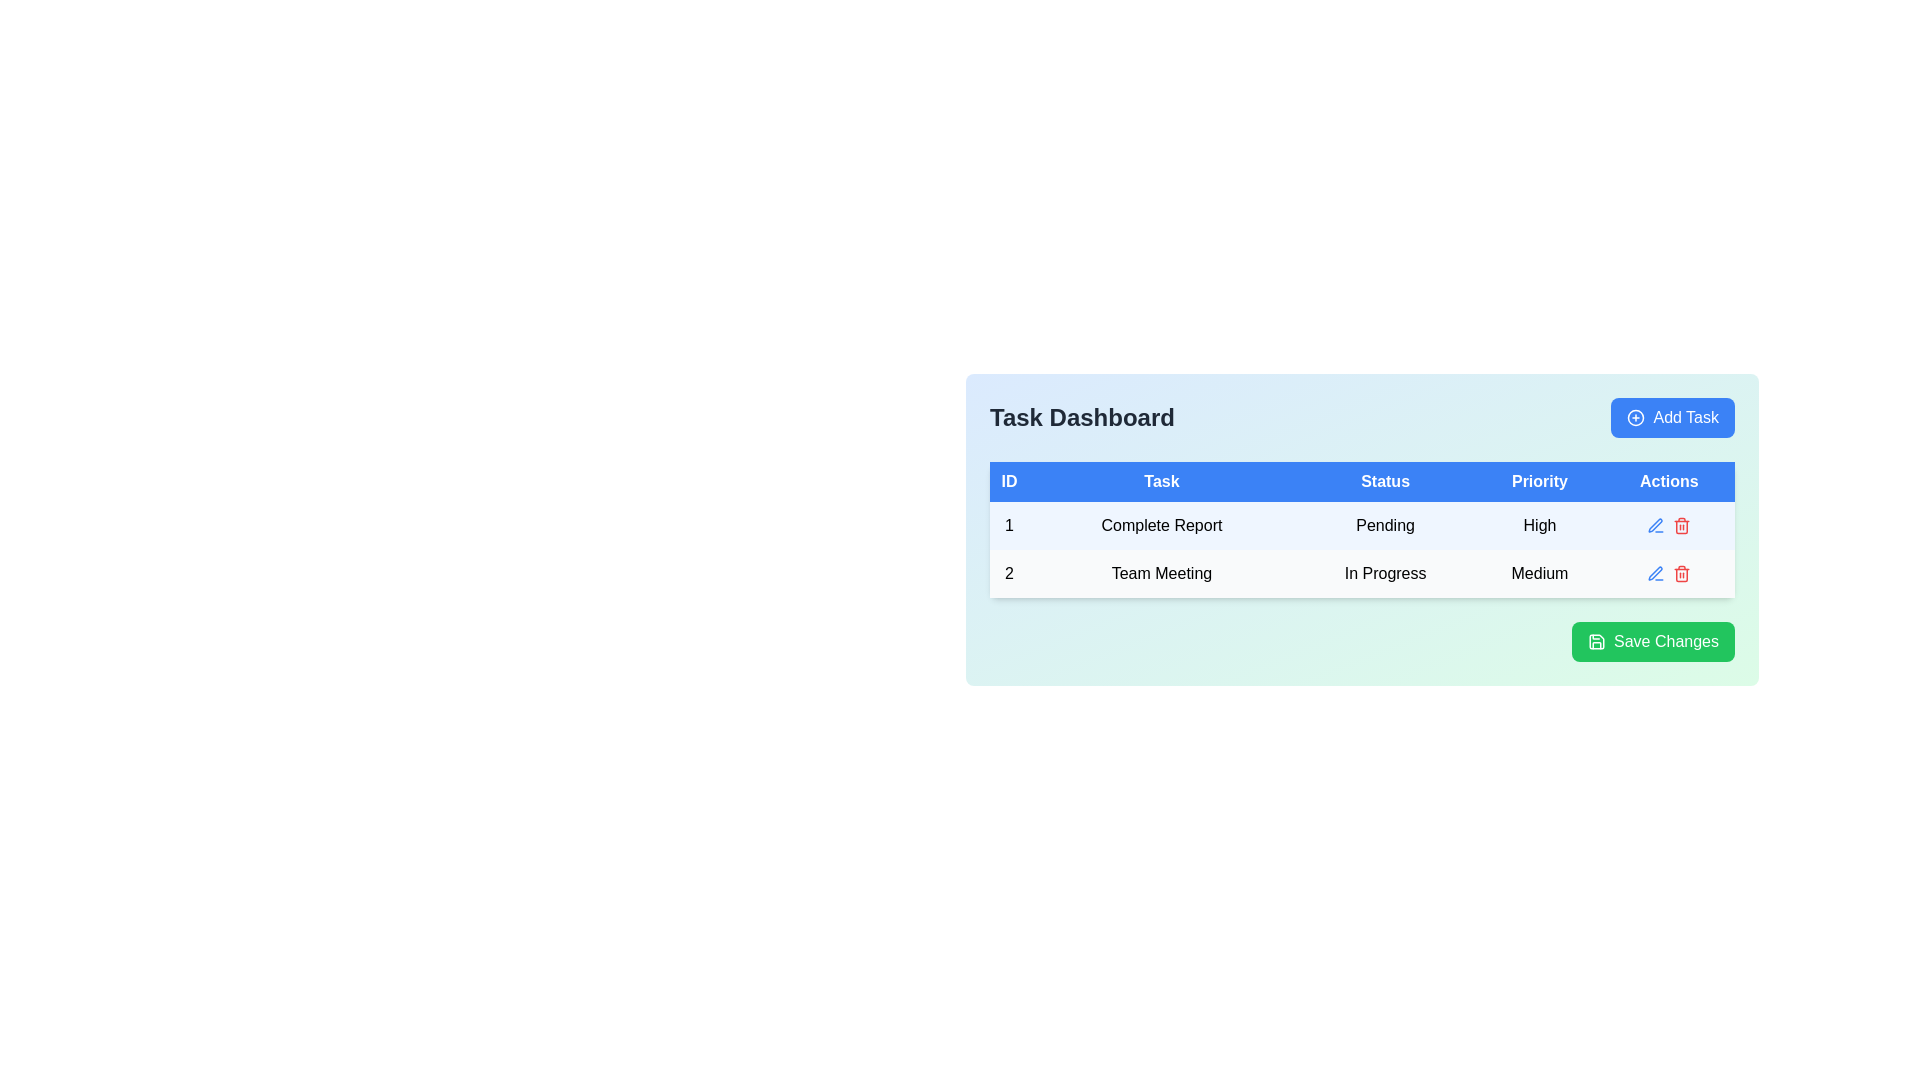 This screenshot has height=1080, width=1920. What do you see at coordinates (1636, 416) in the screenshot?
I see `the 'Add Task' button, which contains a circular SVG graphic representing a plus symbol, located at the top-right corner of the task dashboard interface` at bounding box center [1636, 416].